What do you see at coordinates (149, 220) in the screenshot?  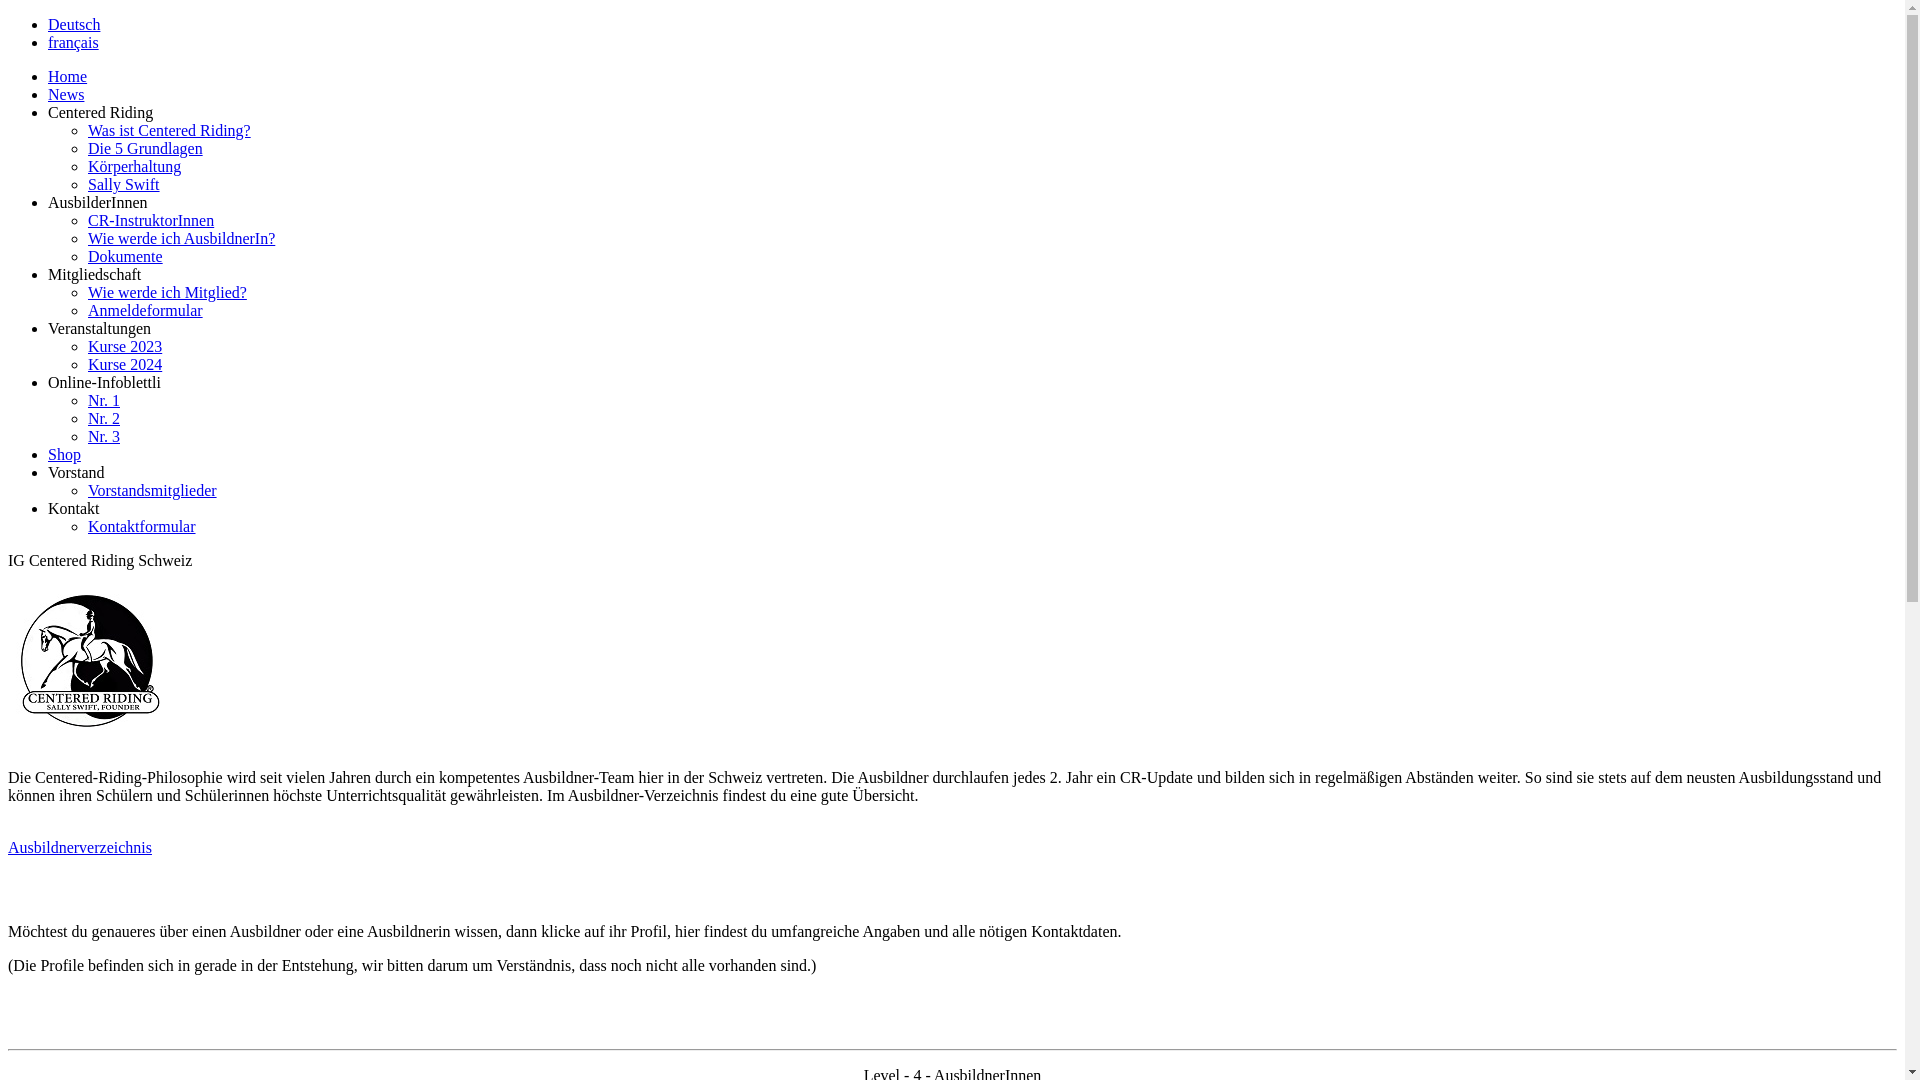 I see `'CR-InstruktorInnen'` at bounding box center [149, 220].